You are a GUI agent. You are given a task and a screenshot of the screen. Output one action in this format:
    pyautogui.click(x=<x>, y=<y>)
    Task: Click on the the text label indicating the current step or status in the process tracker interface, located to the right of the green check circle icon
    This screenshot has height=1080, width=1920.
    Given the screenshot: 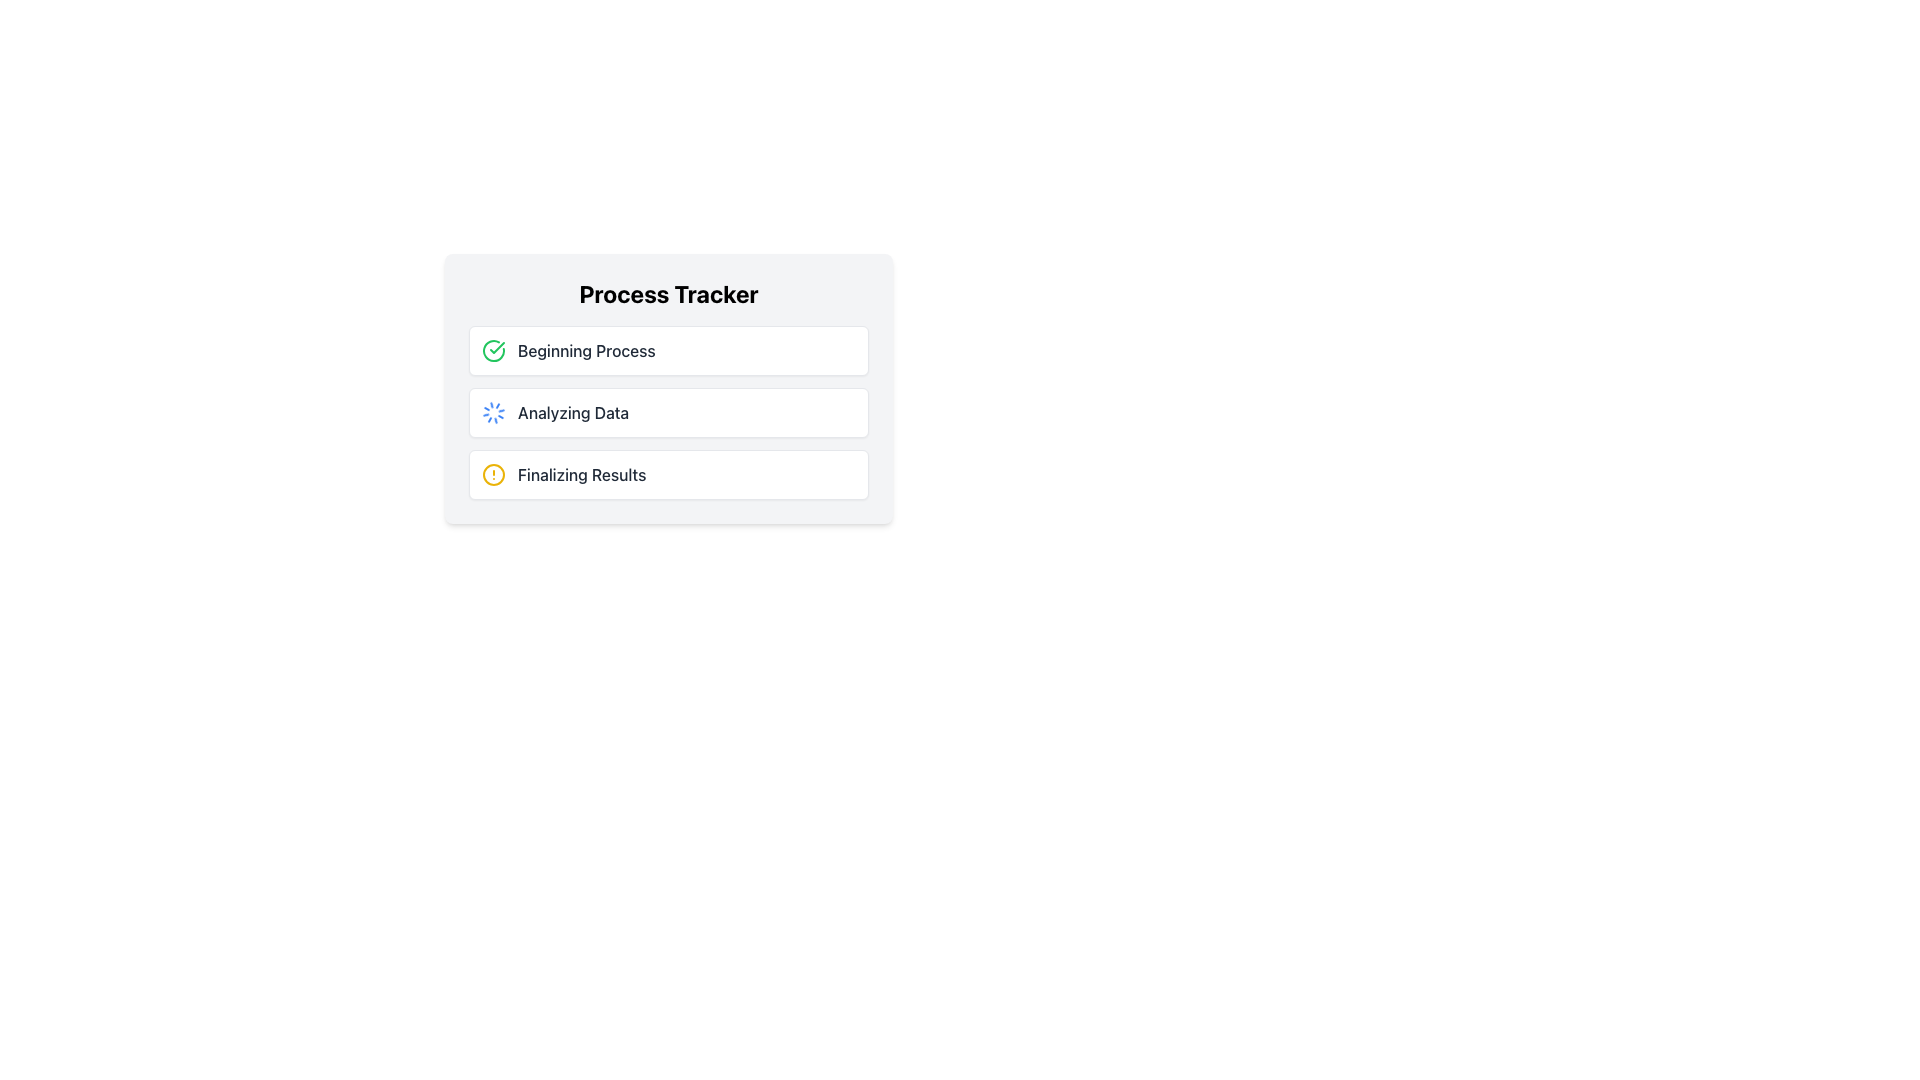 What is the action you would take?
    pyautogui.click(x=585, y=350)
    